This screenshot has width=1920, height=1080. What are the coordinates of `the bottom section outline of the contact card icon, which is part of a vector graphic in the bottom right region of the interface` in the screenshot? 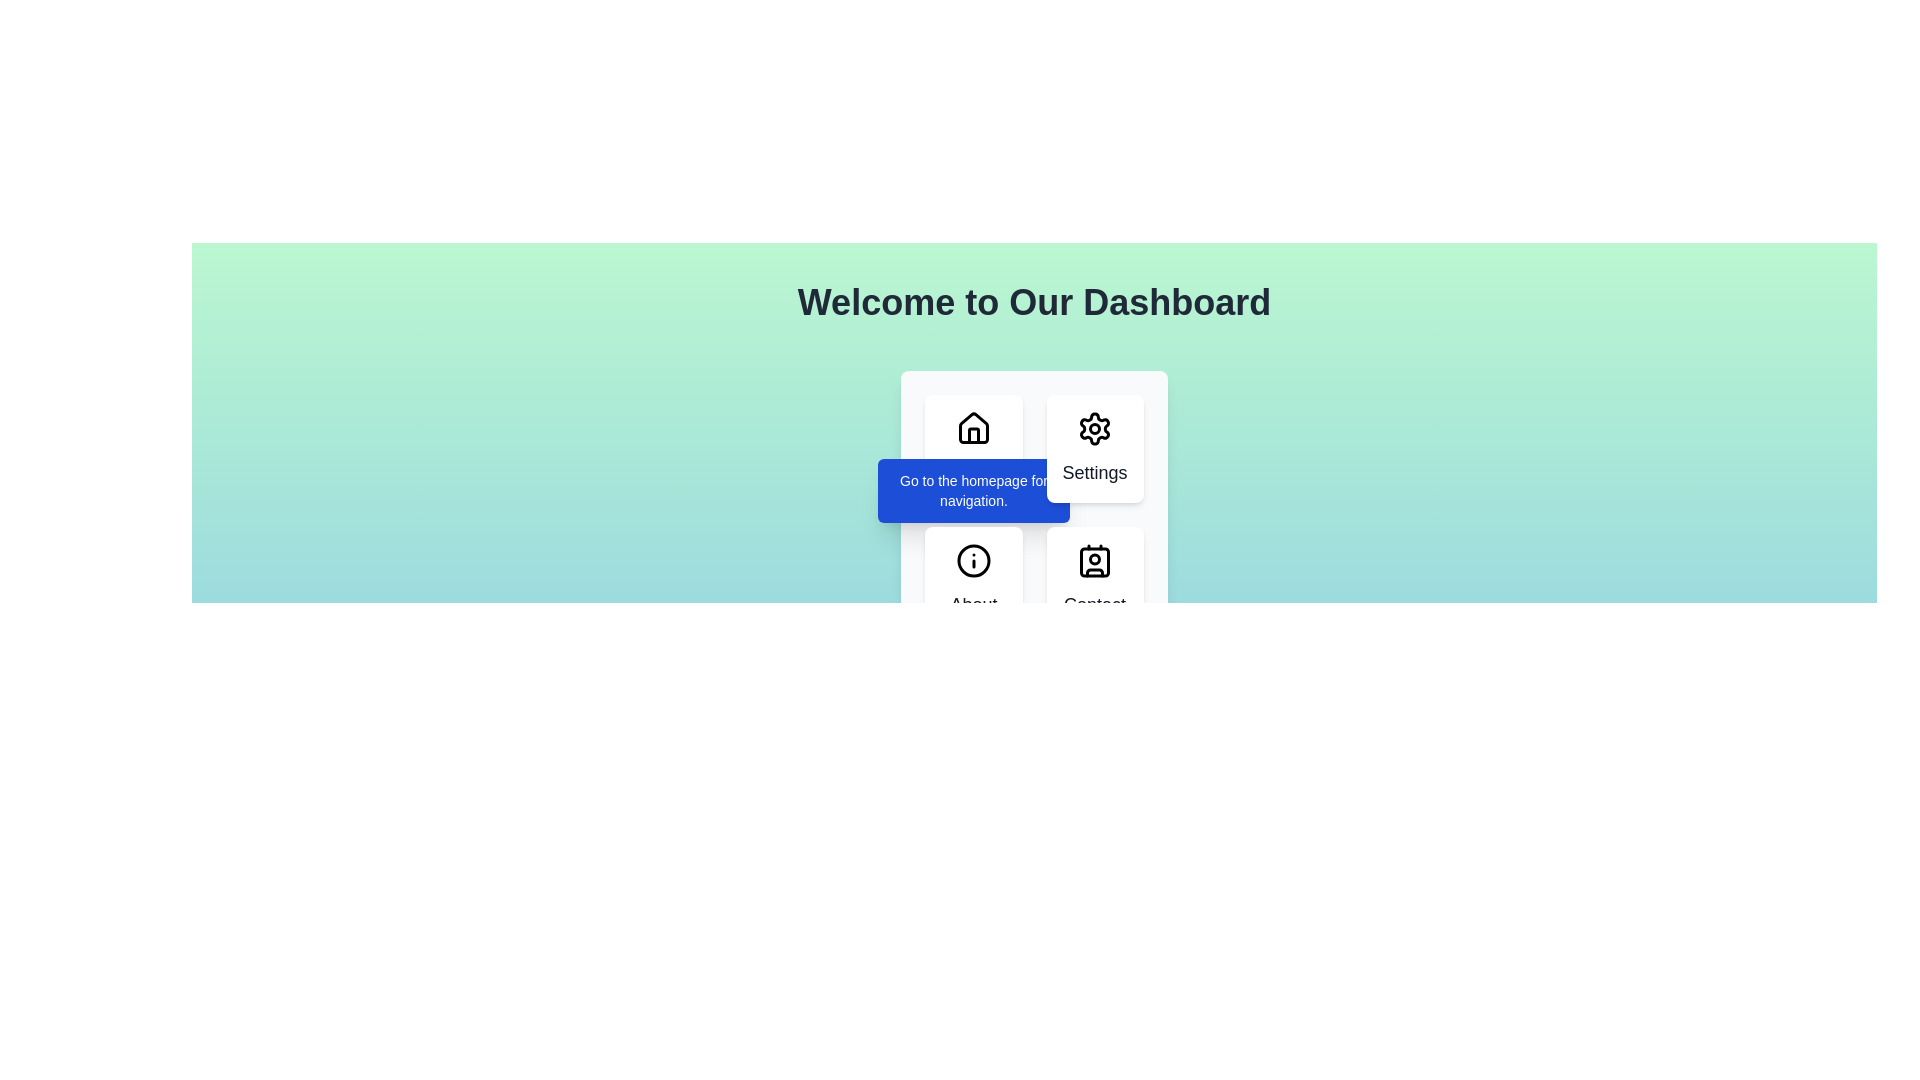 It's located at (1093, 573).